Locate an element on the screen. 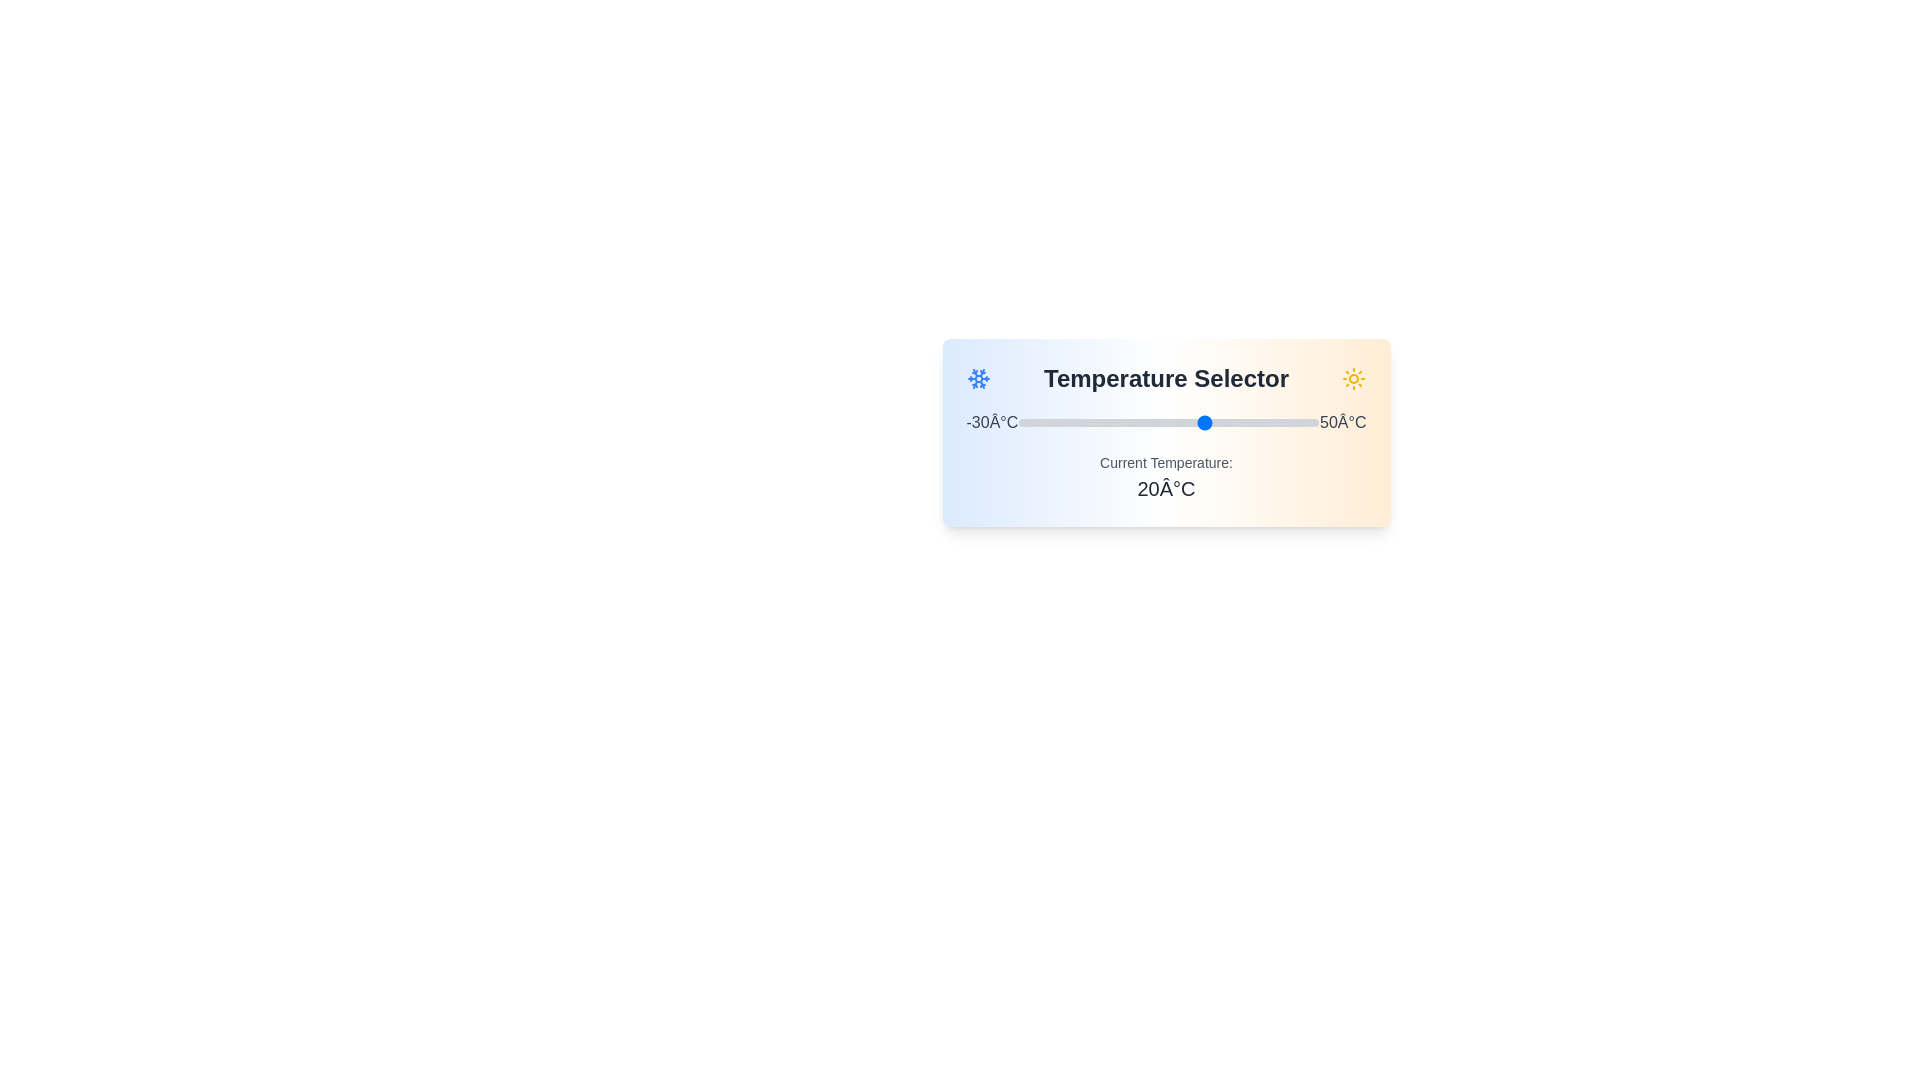  the temperature is located at coordinates (1247, 422).